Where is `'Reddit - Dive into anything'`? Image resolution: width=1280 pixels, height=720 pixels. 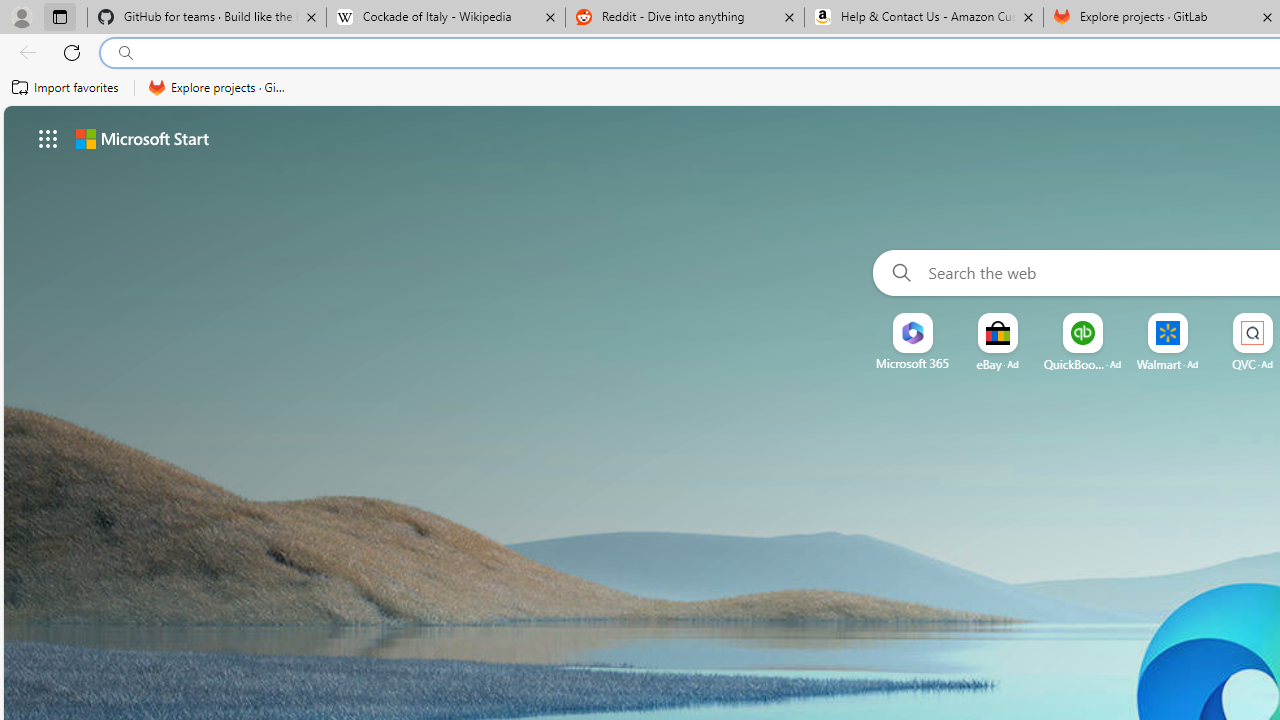
'Reddit - Dive into anything' is located at coordinates (684, 17).